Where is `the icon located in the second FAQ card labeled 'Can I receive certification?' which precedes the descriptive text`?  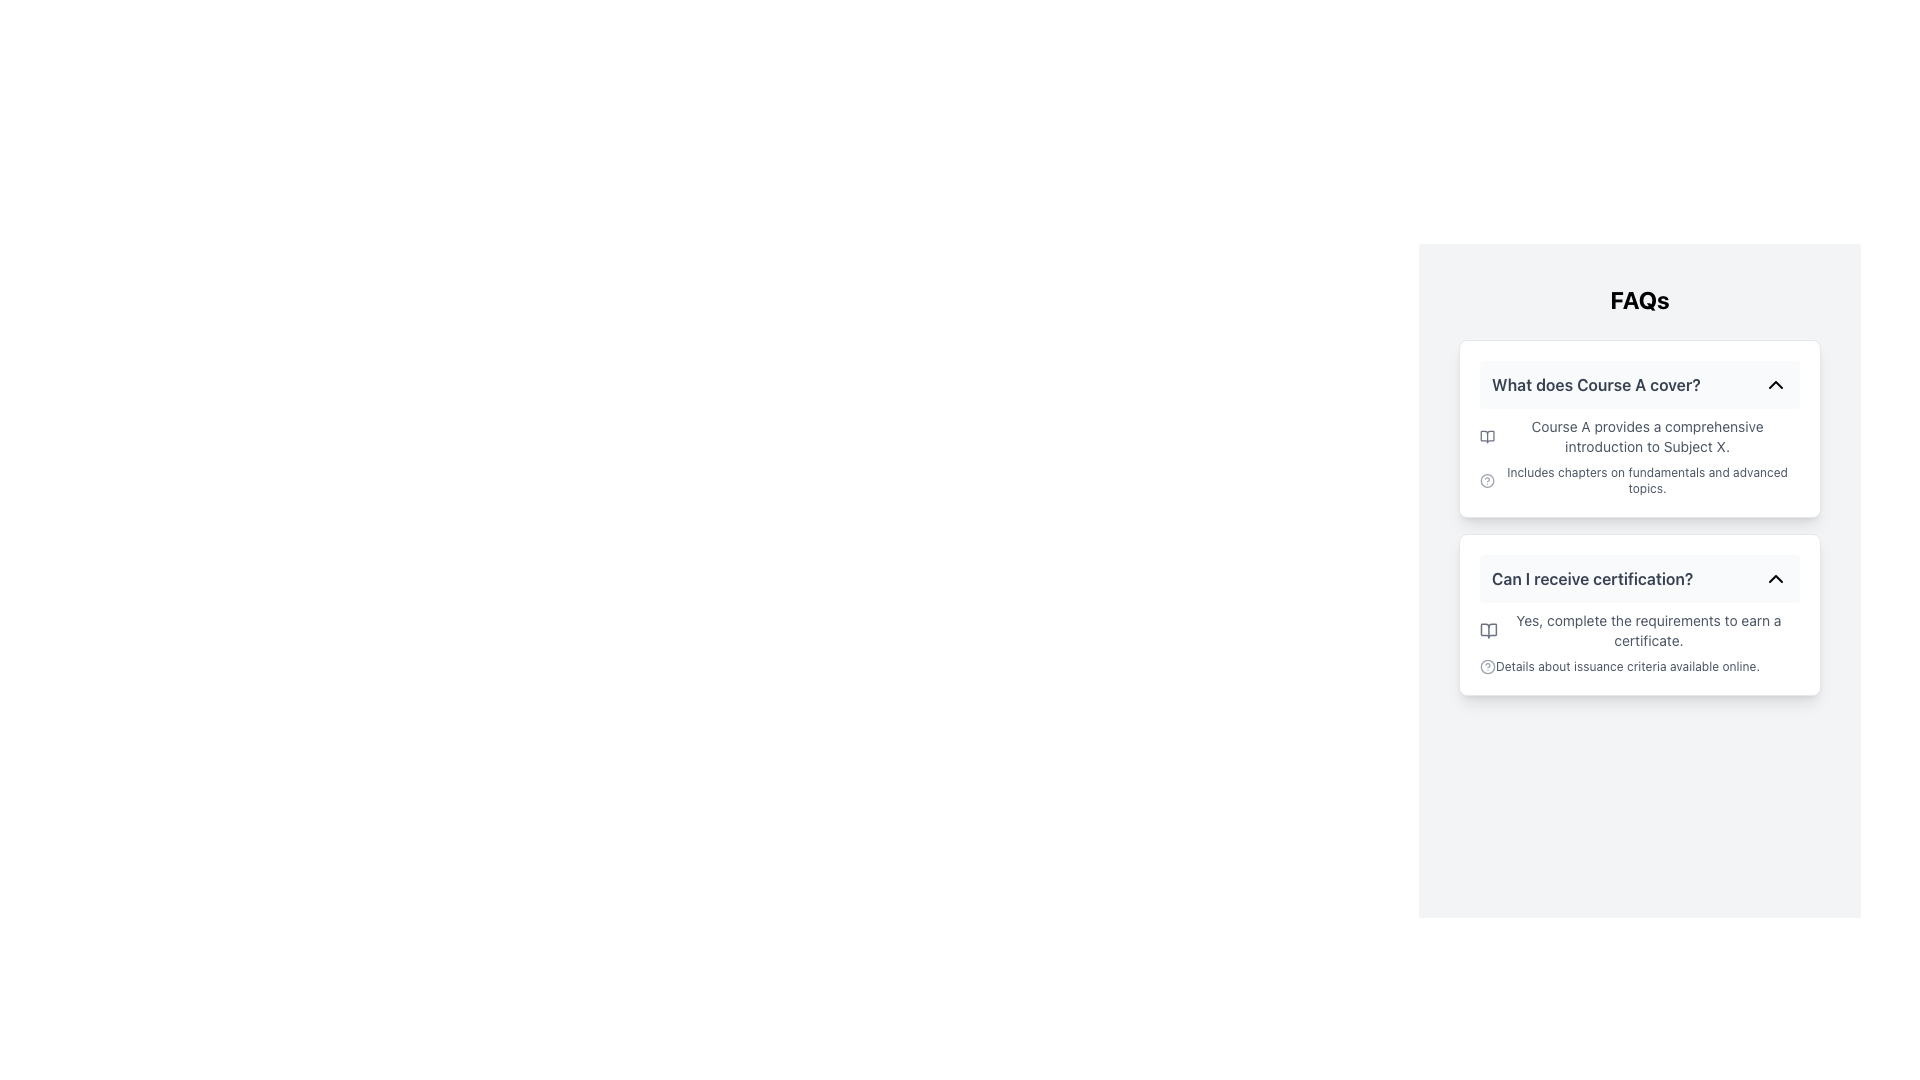 the icon located in the second FAQ card labeled 'Can I receive certification?' which precedes the descriptive text is located at coordinates (1488, 631).